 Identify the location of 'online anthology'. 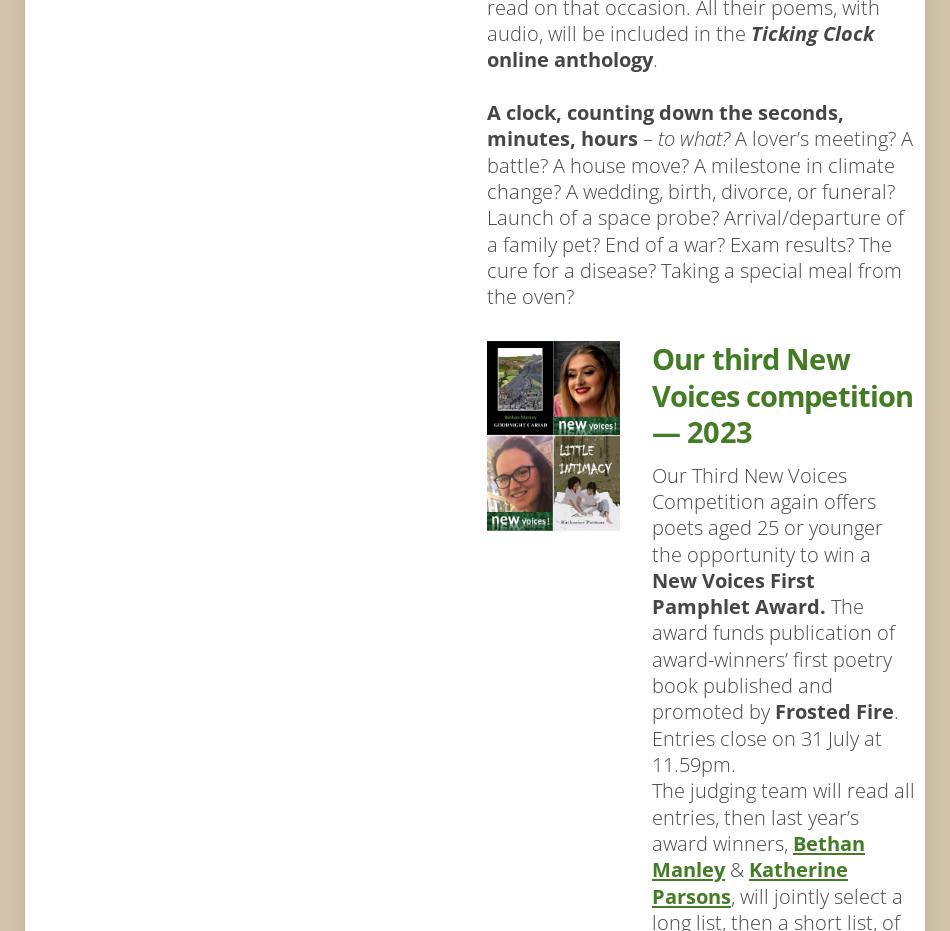
(486, 58).